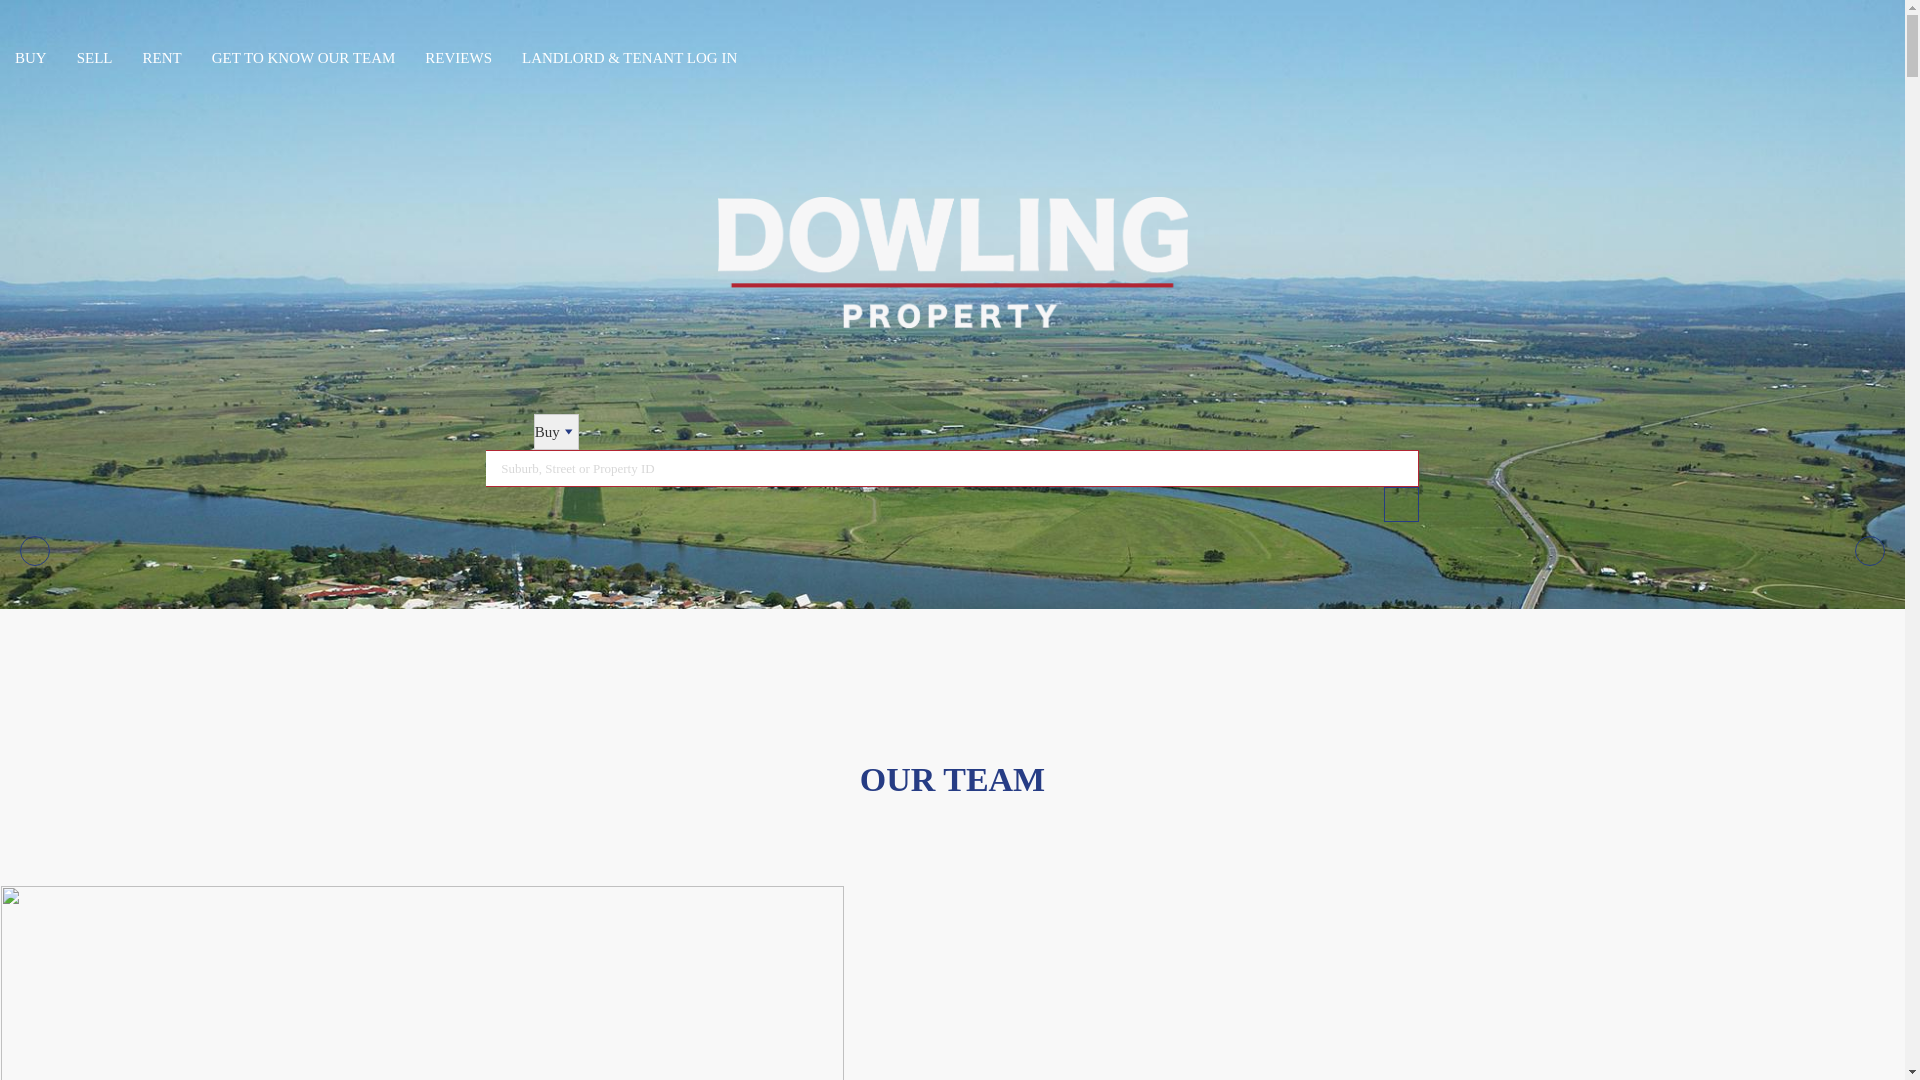 Image resolution: width=1920 pixels, height=1080 pixels. Describe the element at coordinates (162, 57) in the screenshot. I see `'RENT'` at that location.